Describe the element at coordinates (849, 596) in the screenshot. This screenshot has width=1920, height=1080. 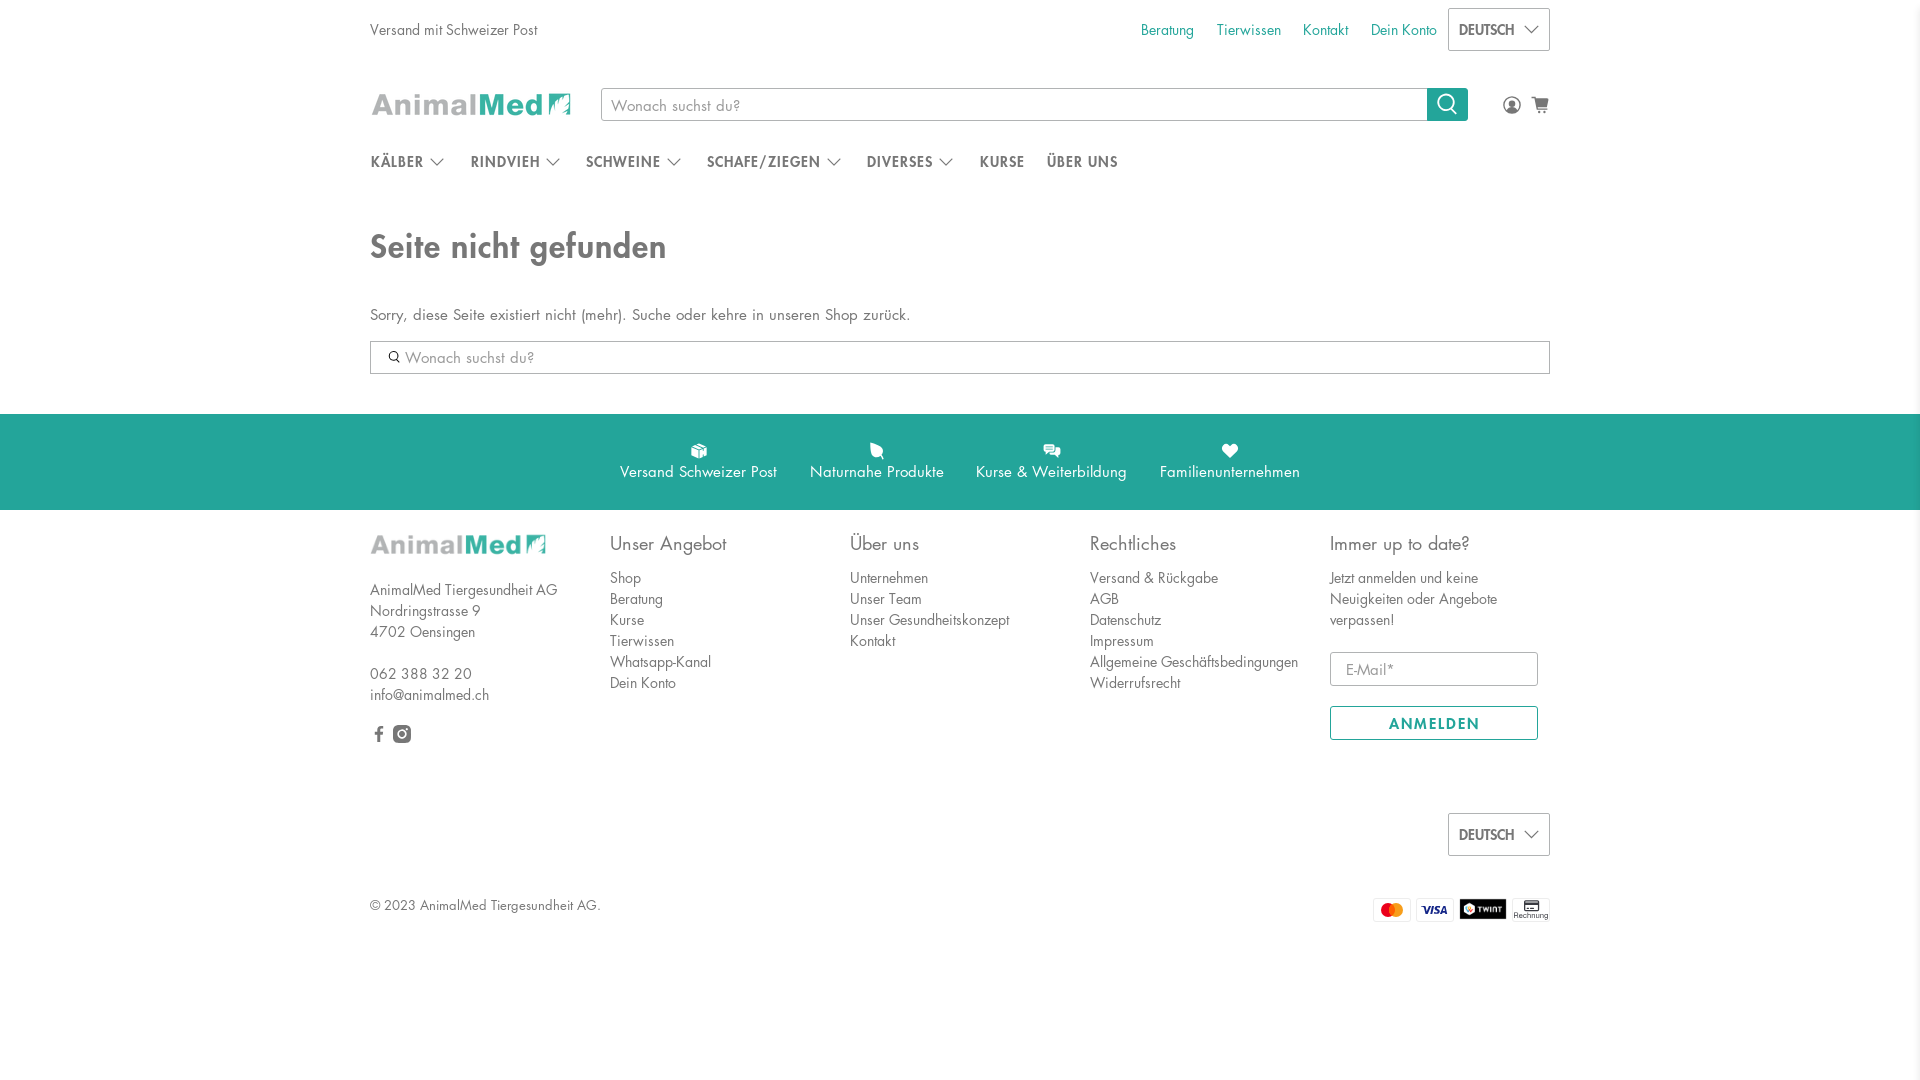
I see `'Unser Team'` at that location.